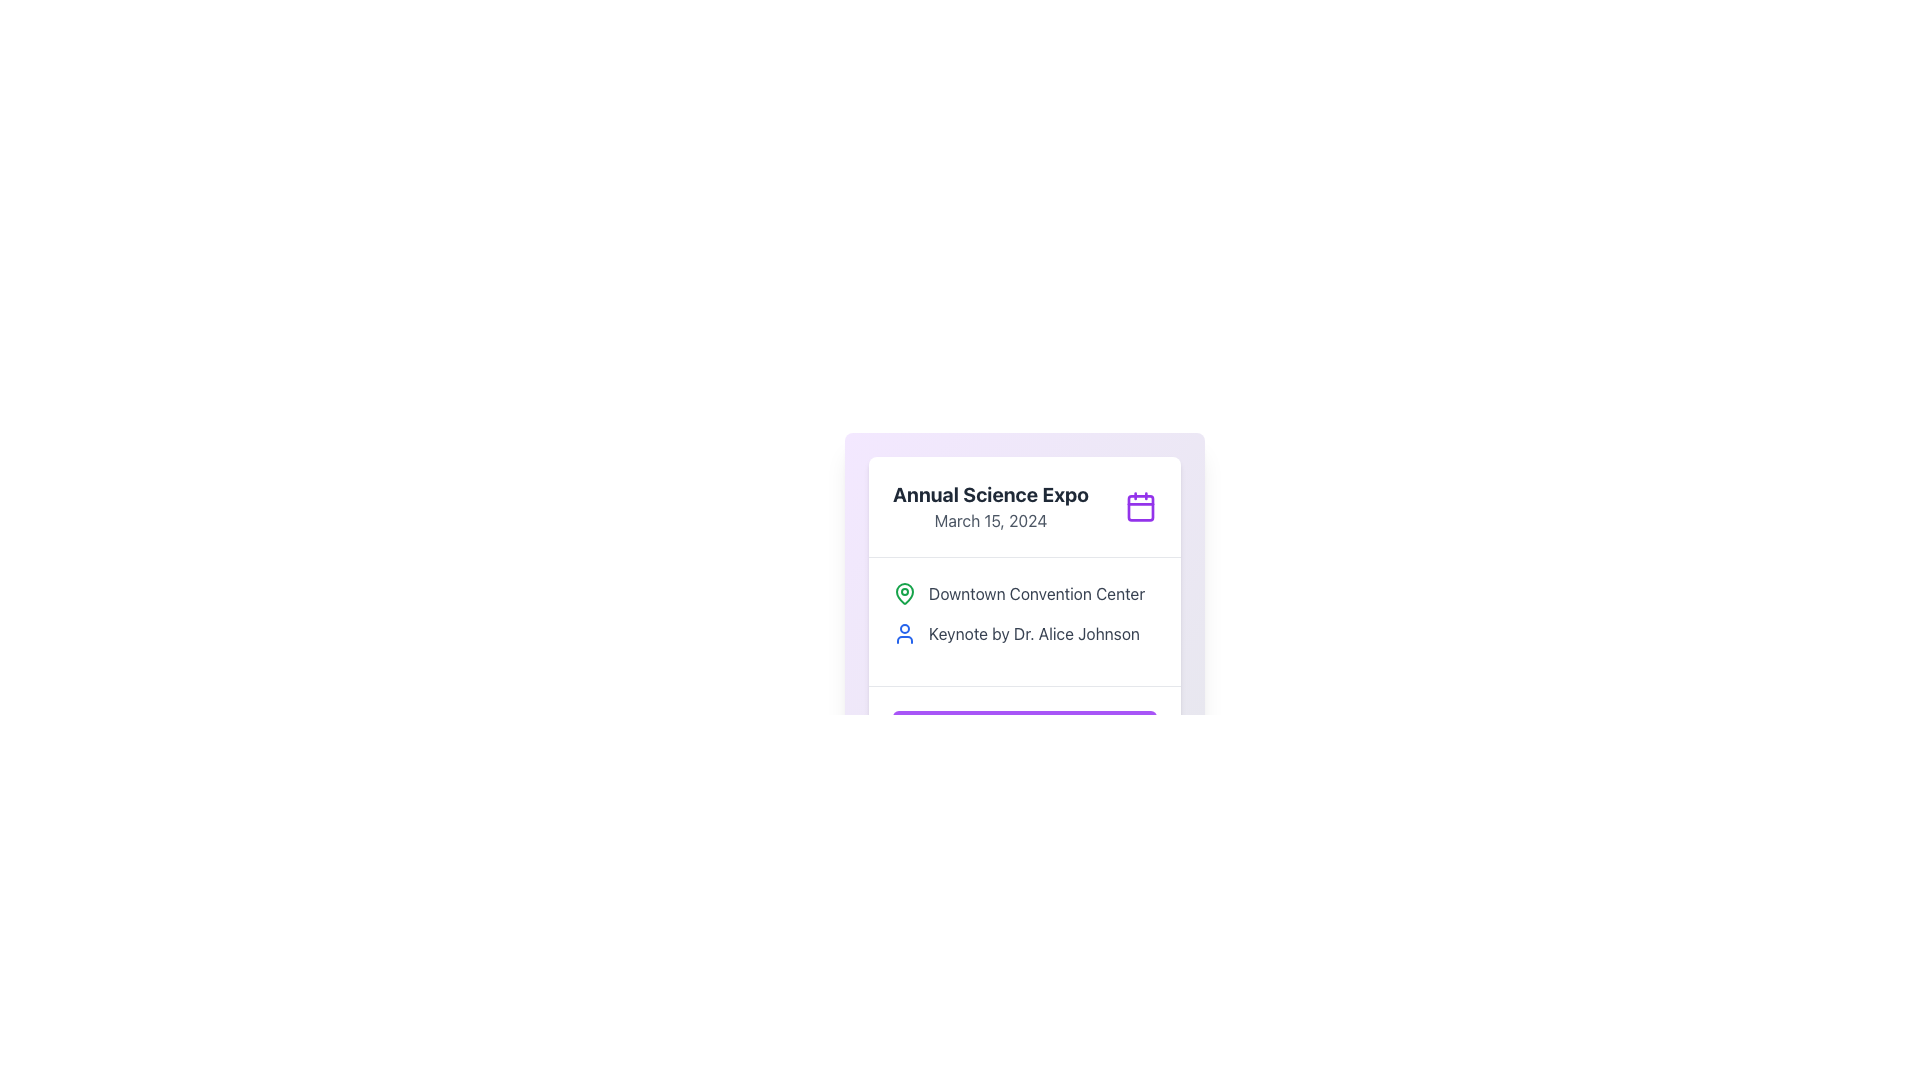 This screenshot has height=1080, width=1920. Describe the element at coordinates (991, 519) in the screenshot. I see `the plain text label displaying the date 'March 15, 2024', which is positioned below the heading 'Annual Science Expo'` at that location.